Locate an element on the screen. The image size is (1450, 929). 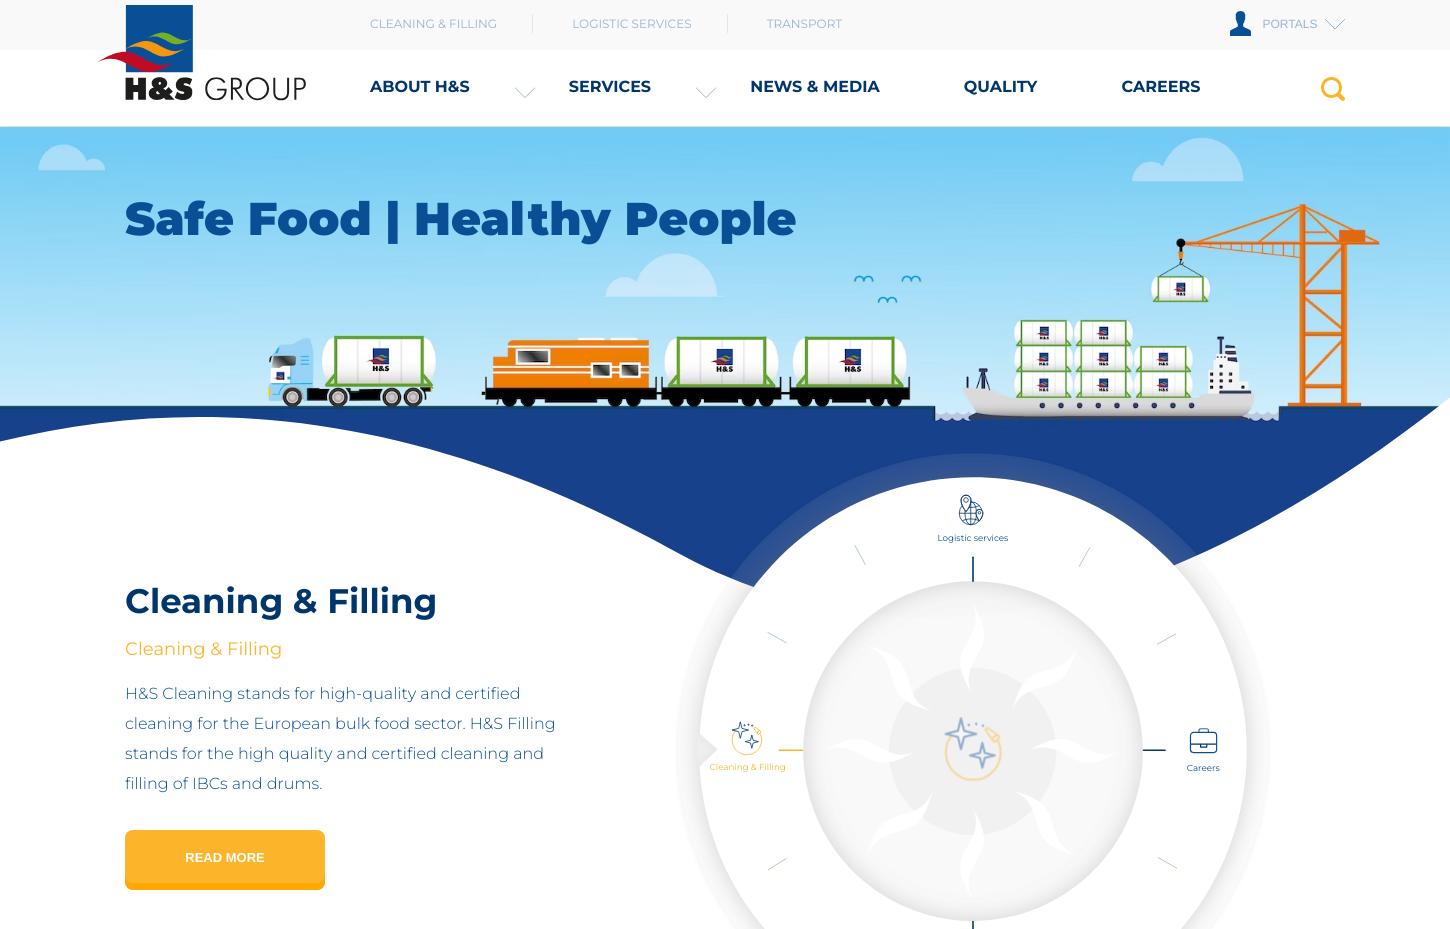
'Joint ventures' is located at coordinates (458, 197).